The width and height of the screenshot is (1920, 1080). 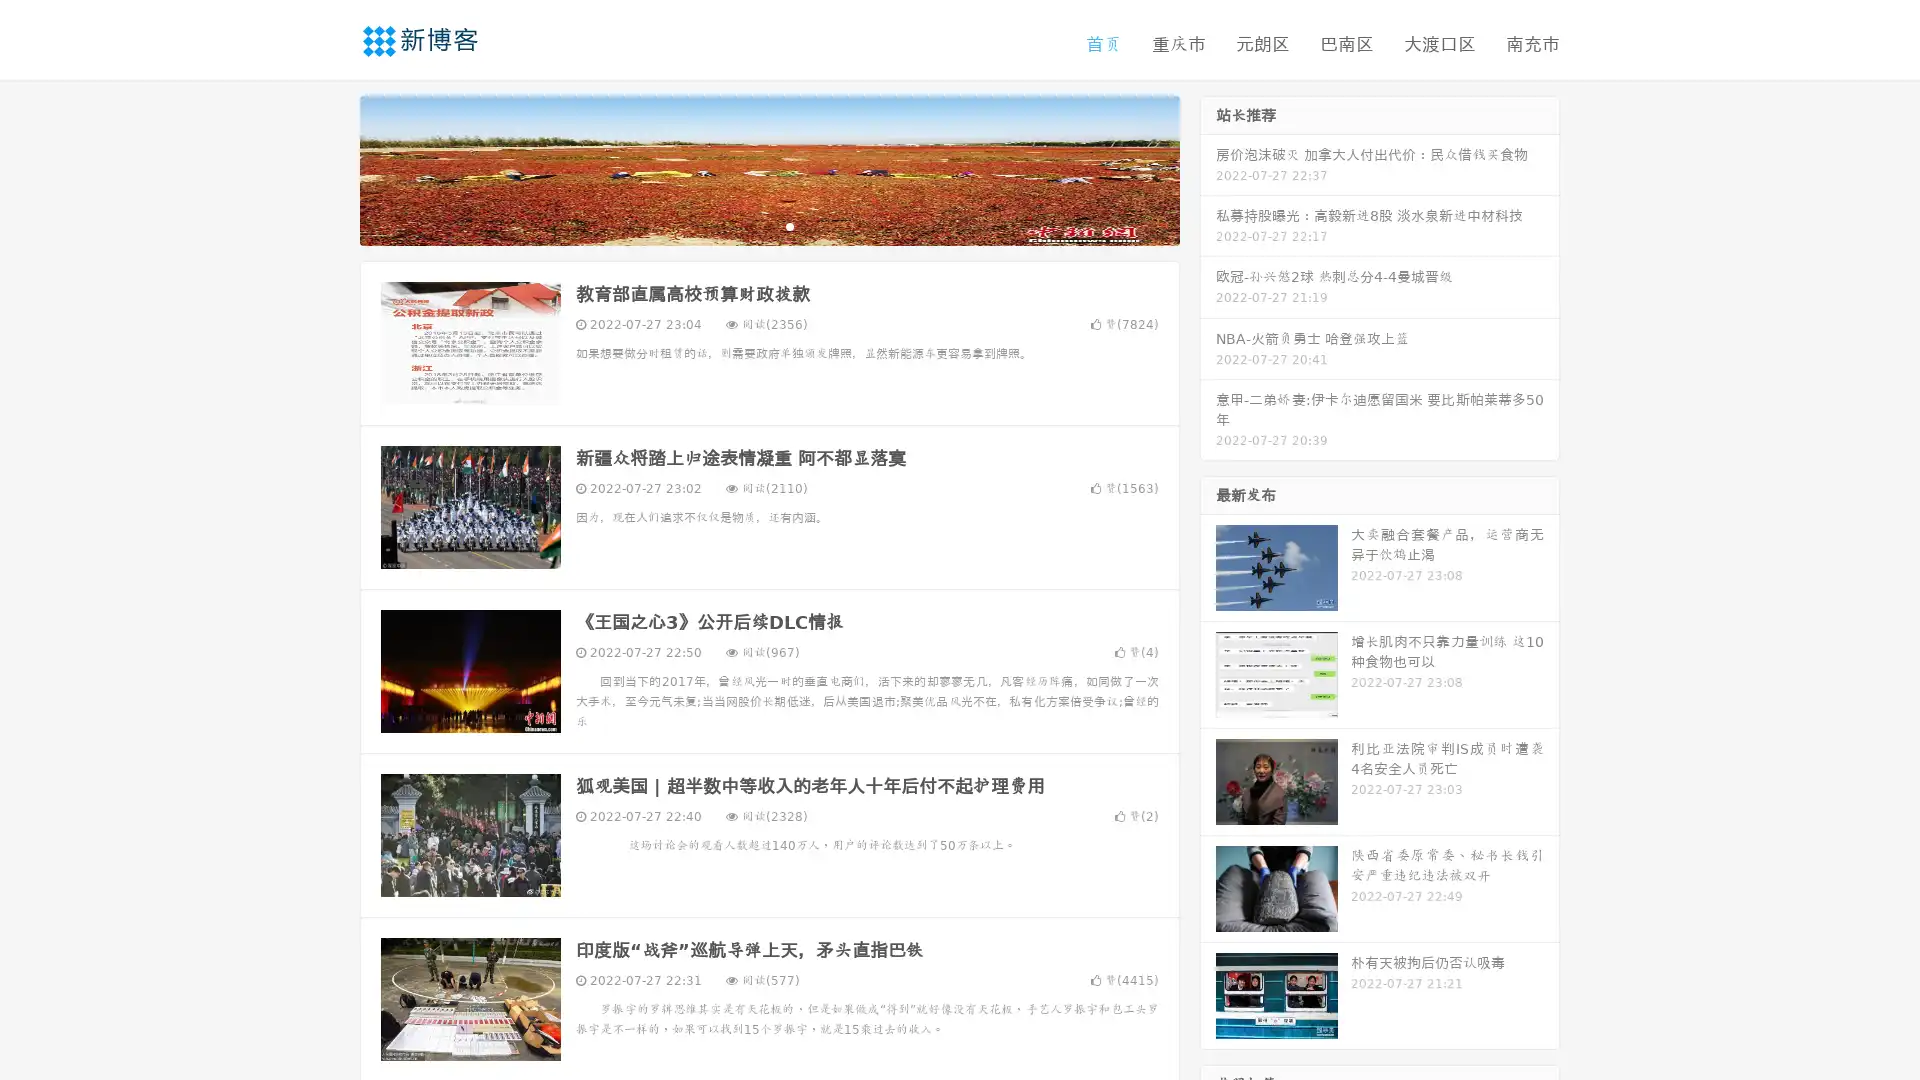 What do you see at coordinates (768, 225) in the screenshot?
I see `Go to slide 2` at bounding box center [768, 225].